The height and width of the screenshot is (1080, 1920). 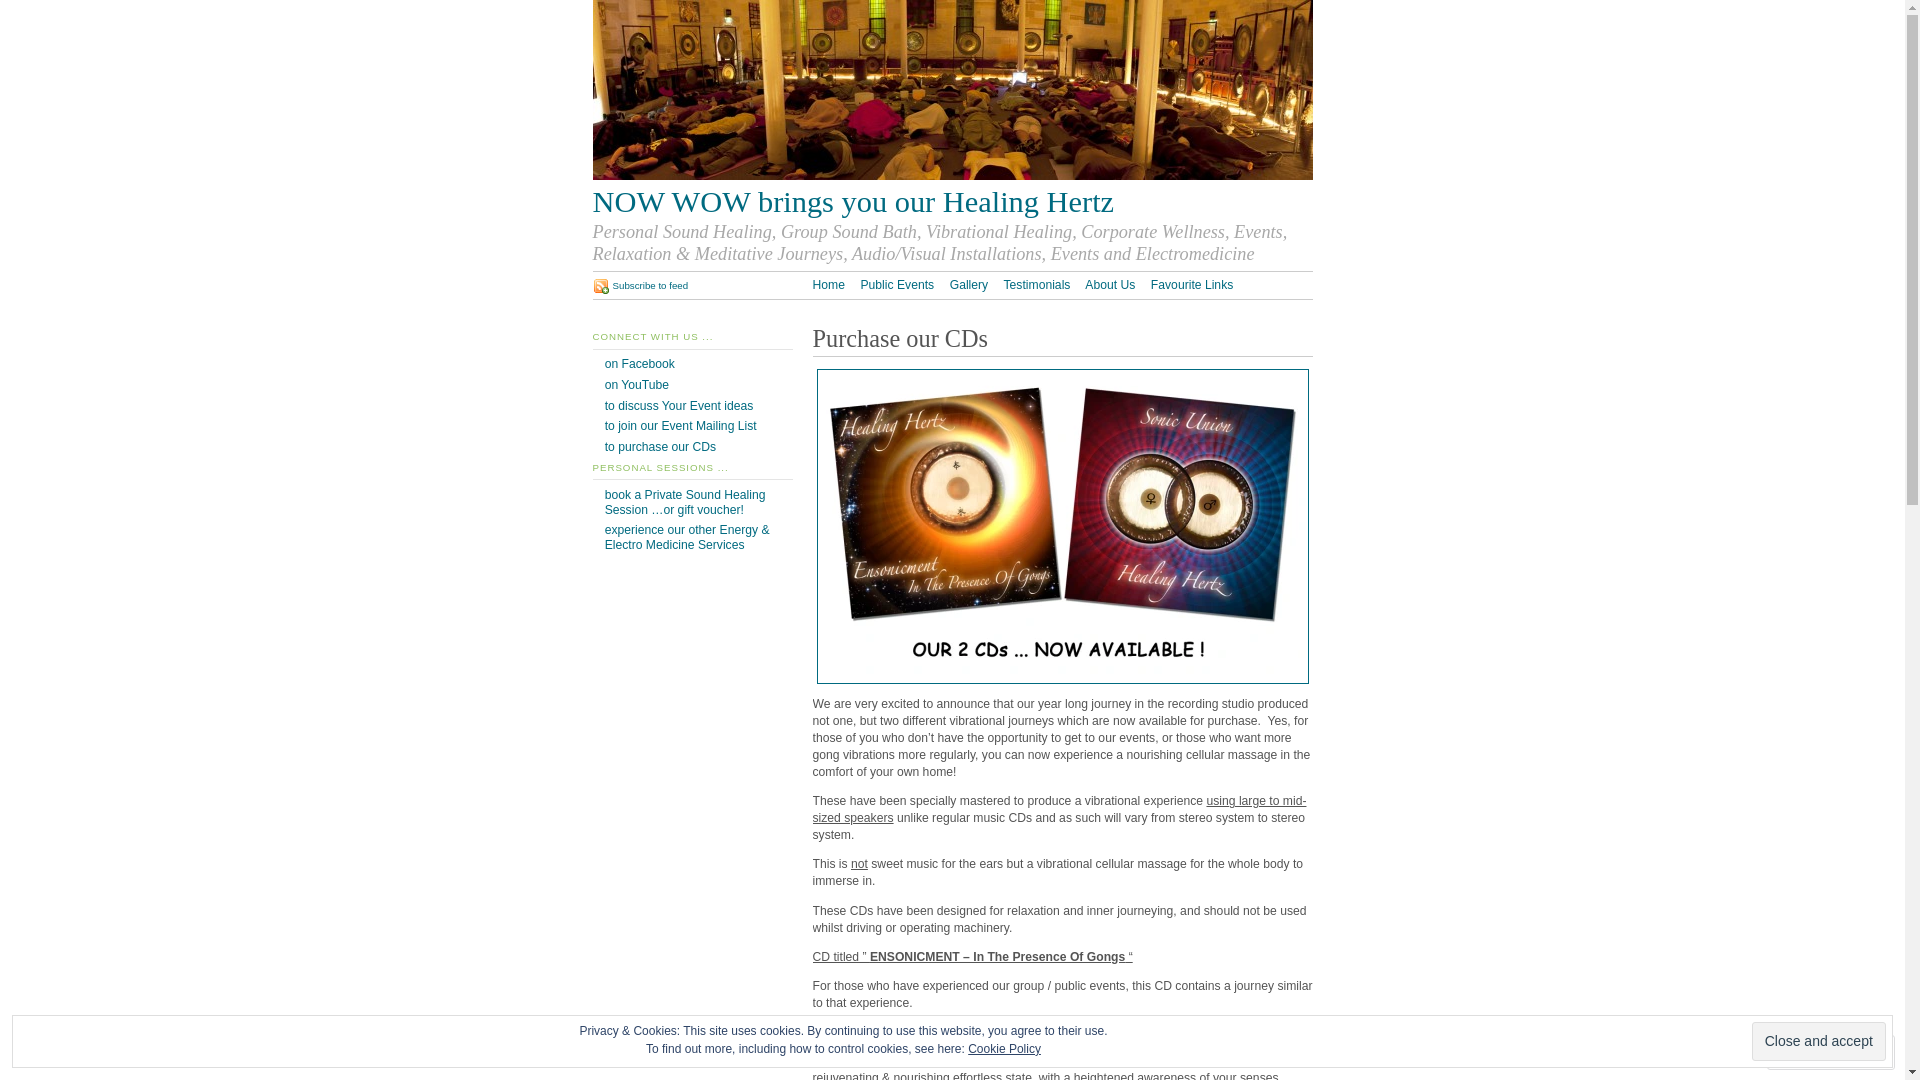 I want to click on 'Home', so click(x=828, y=285).